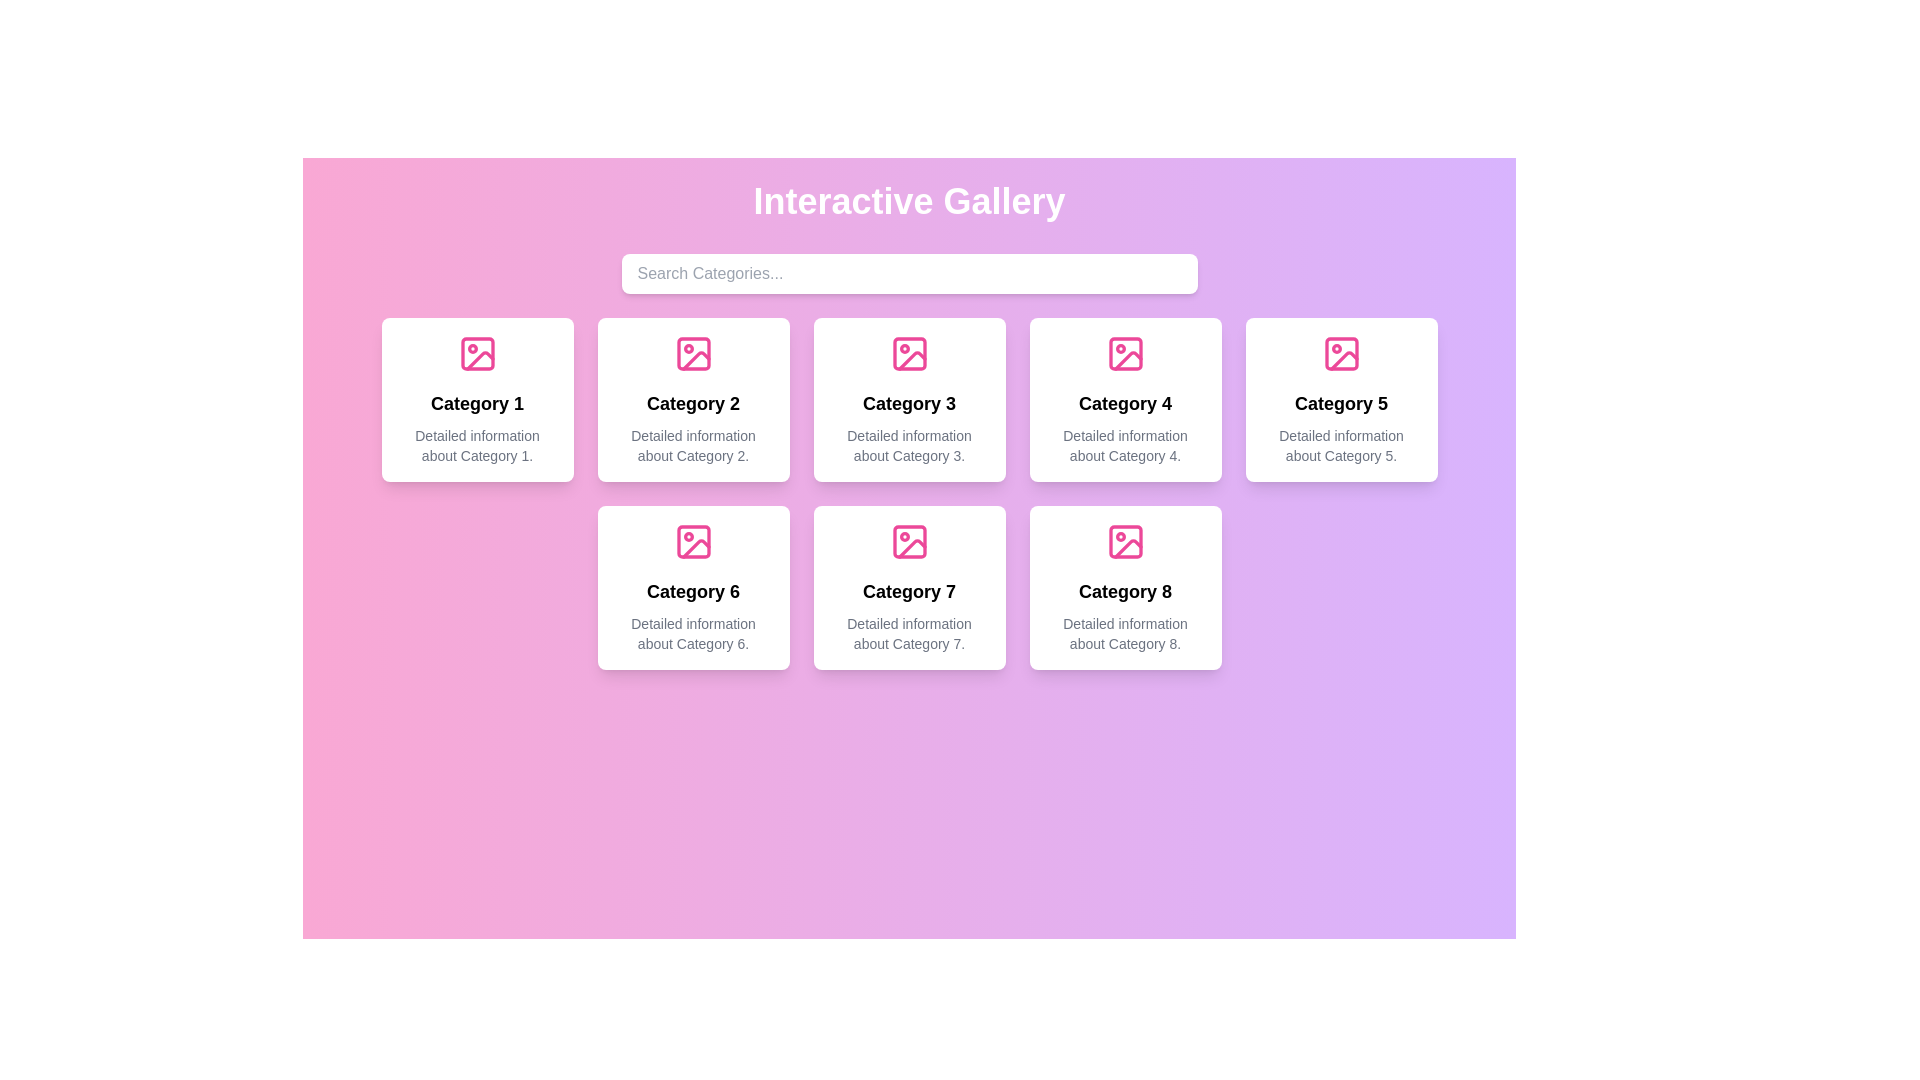  What do you see at coordinates (693, 542) in the screenshot?
I see `the minimalist bright pink icon representing an image placeholder, located at the top-center inside the card labeled 'Category 6', which is the 6th card in the grid layout` at bounding box center [693, 542].